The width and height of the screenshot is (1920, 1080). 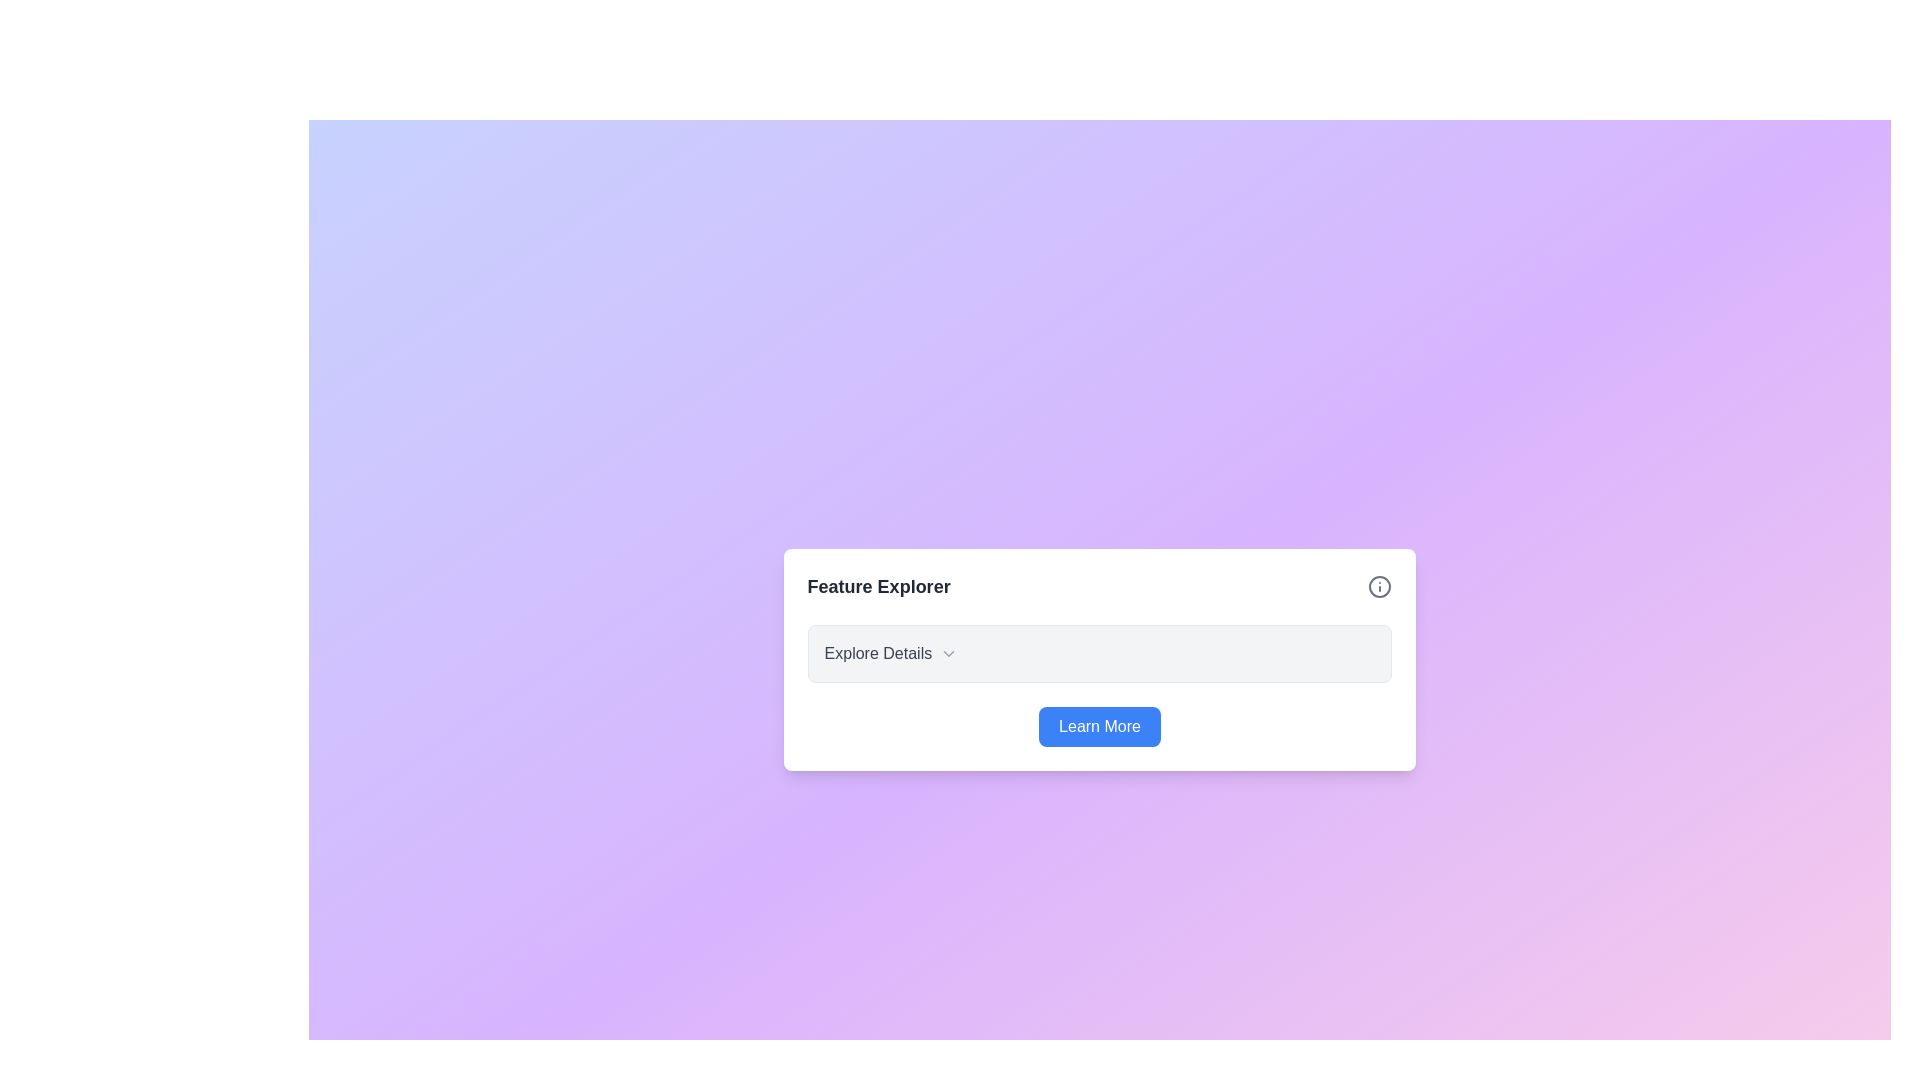 What do you see at coordinates (1098, 726) in the screenshot?
I see `the button located beneath the 'Explore Details' block` at bounding box center [1098, 726].